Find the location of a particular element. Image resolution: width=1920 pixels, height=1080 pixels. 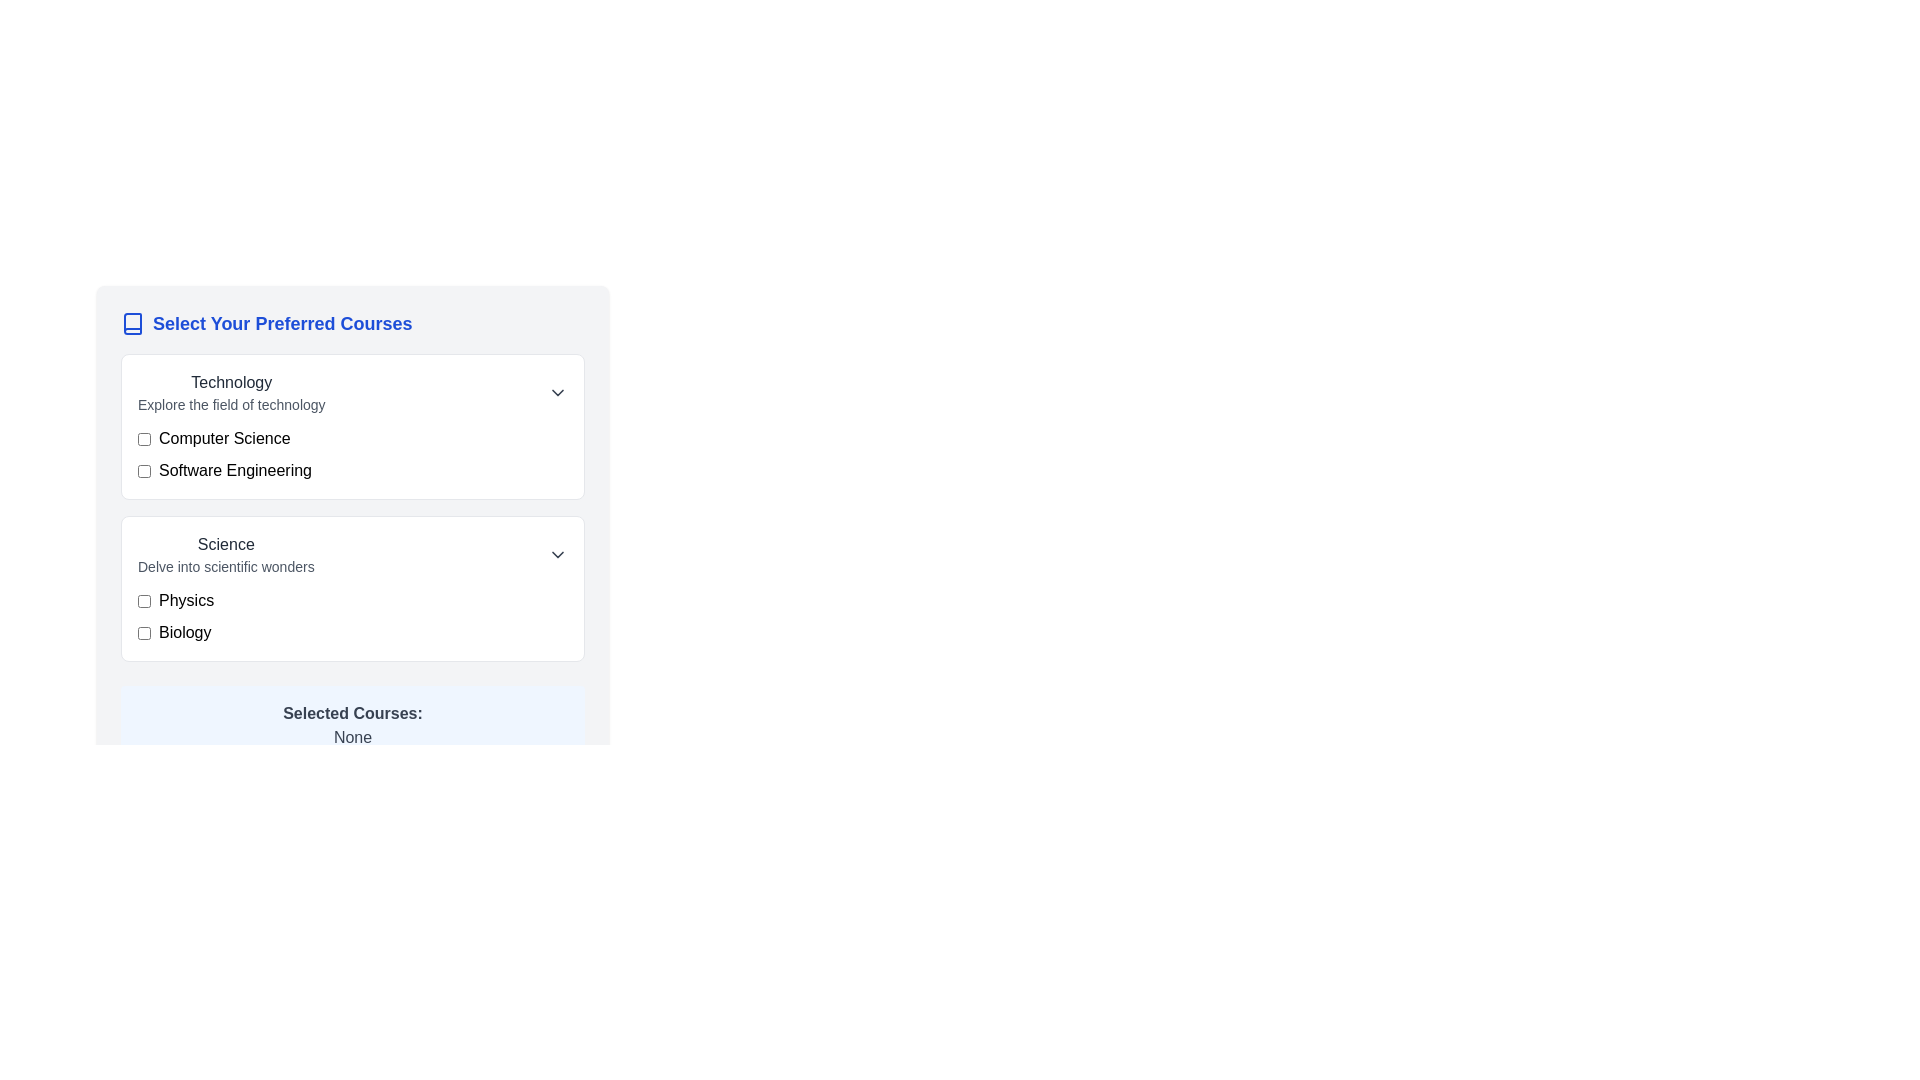

the checkbox labeled 'Biology' within the 'Science' panel is located at coordinates (353, 616).